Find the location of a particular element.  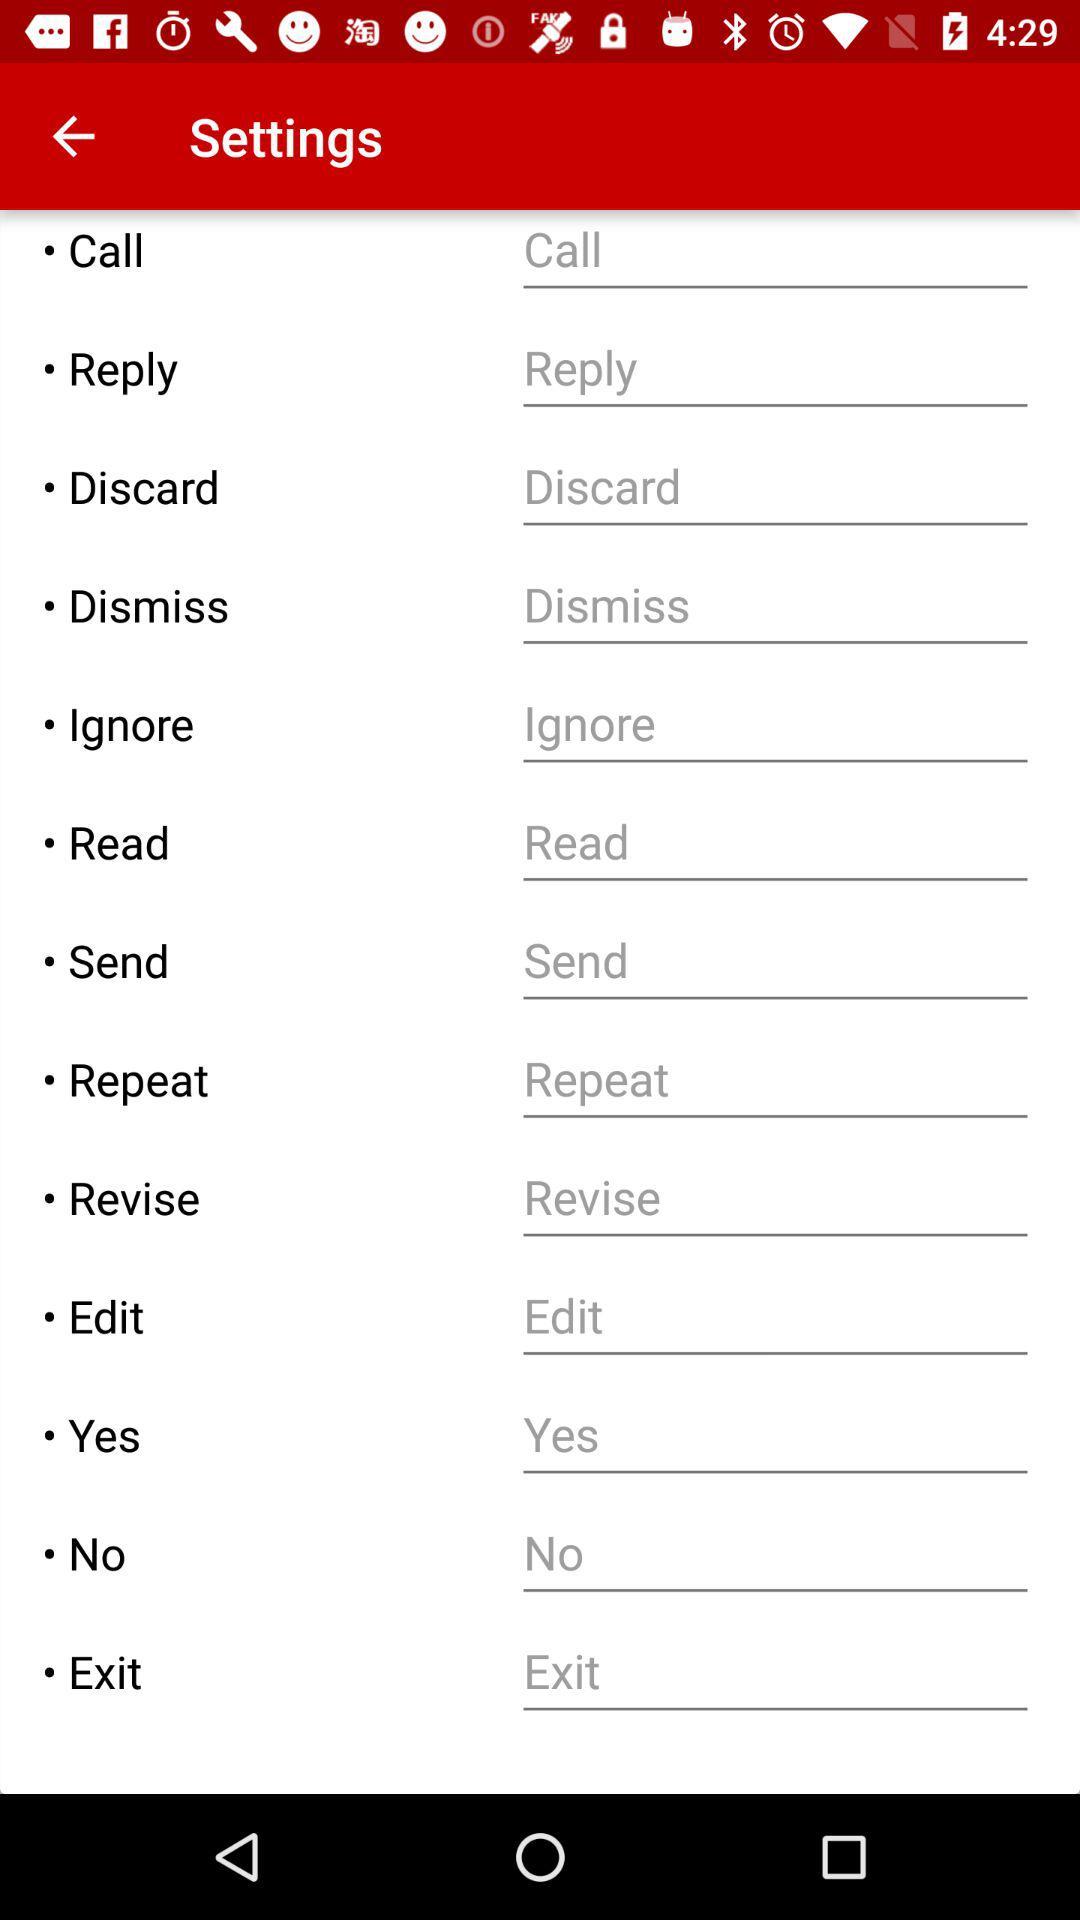

the icon to the left of settings is located at coordinates (72, 135).